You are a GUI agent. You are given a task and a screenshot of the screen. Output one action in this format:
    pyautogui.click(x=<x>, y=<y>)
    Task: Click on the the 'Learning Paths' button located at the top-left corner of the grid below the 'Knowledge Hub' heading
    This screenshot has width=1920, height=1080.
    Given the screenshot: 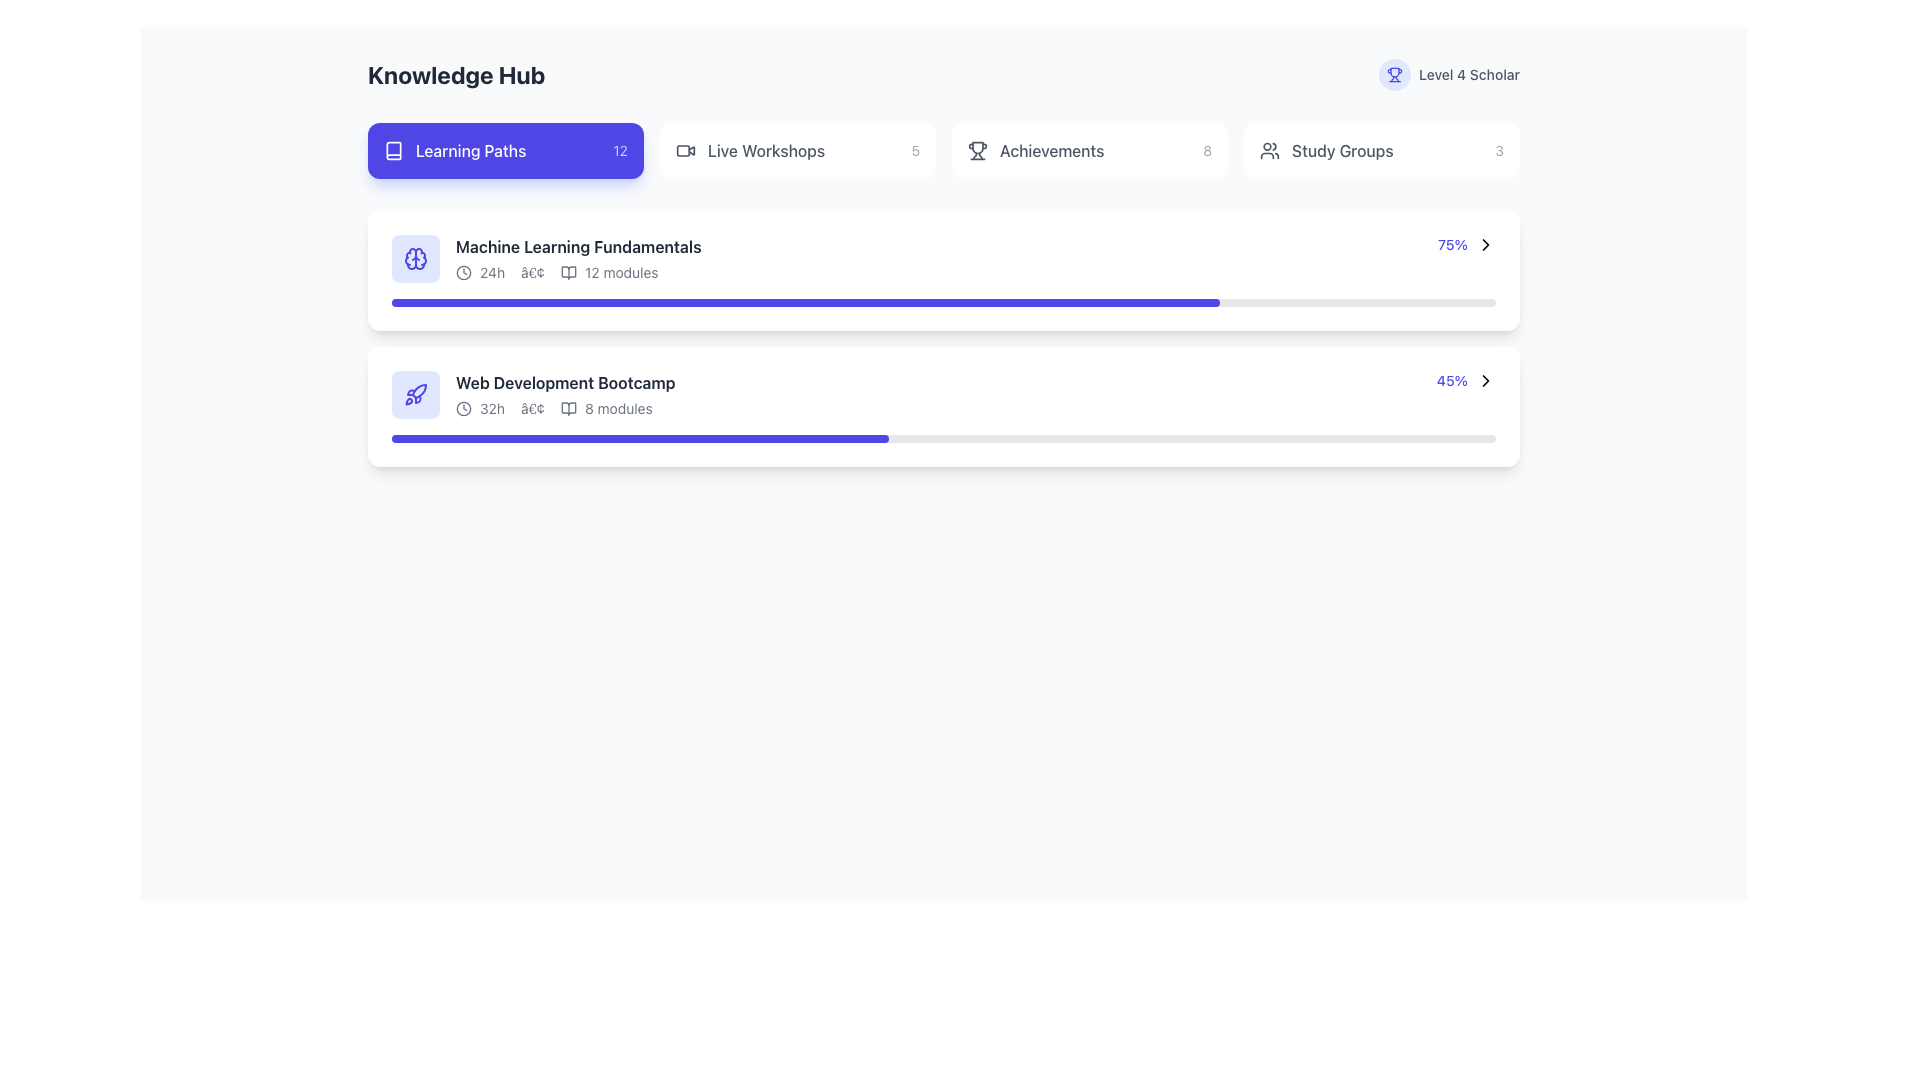 What is the action you would take?
    pyautogui.click(x=505, y=149)
    